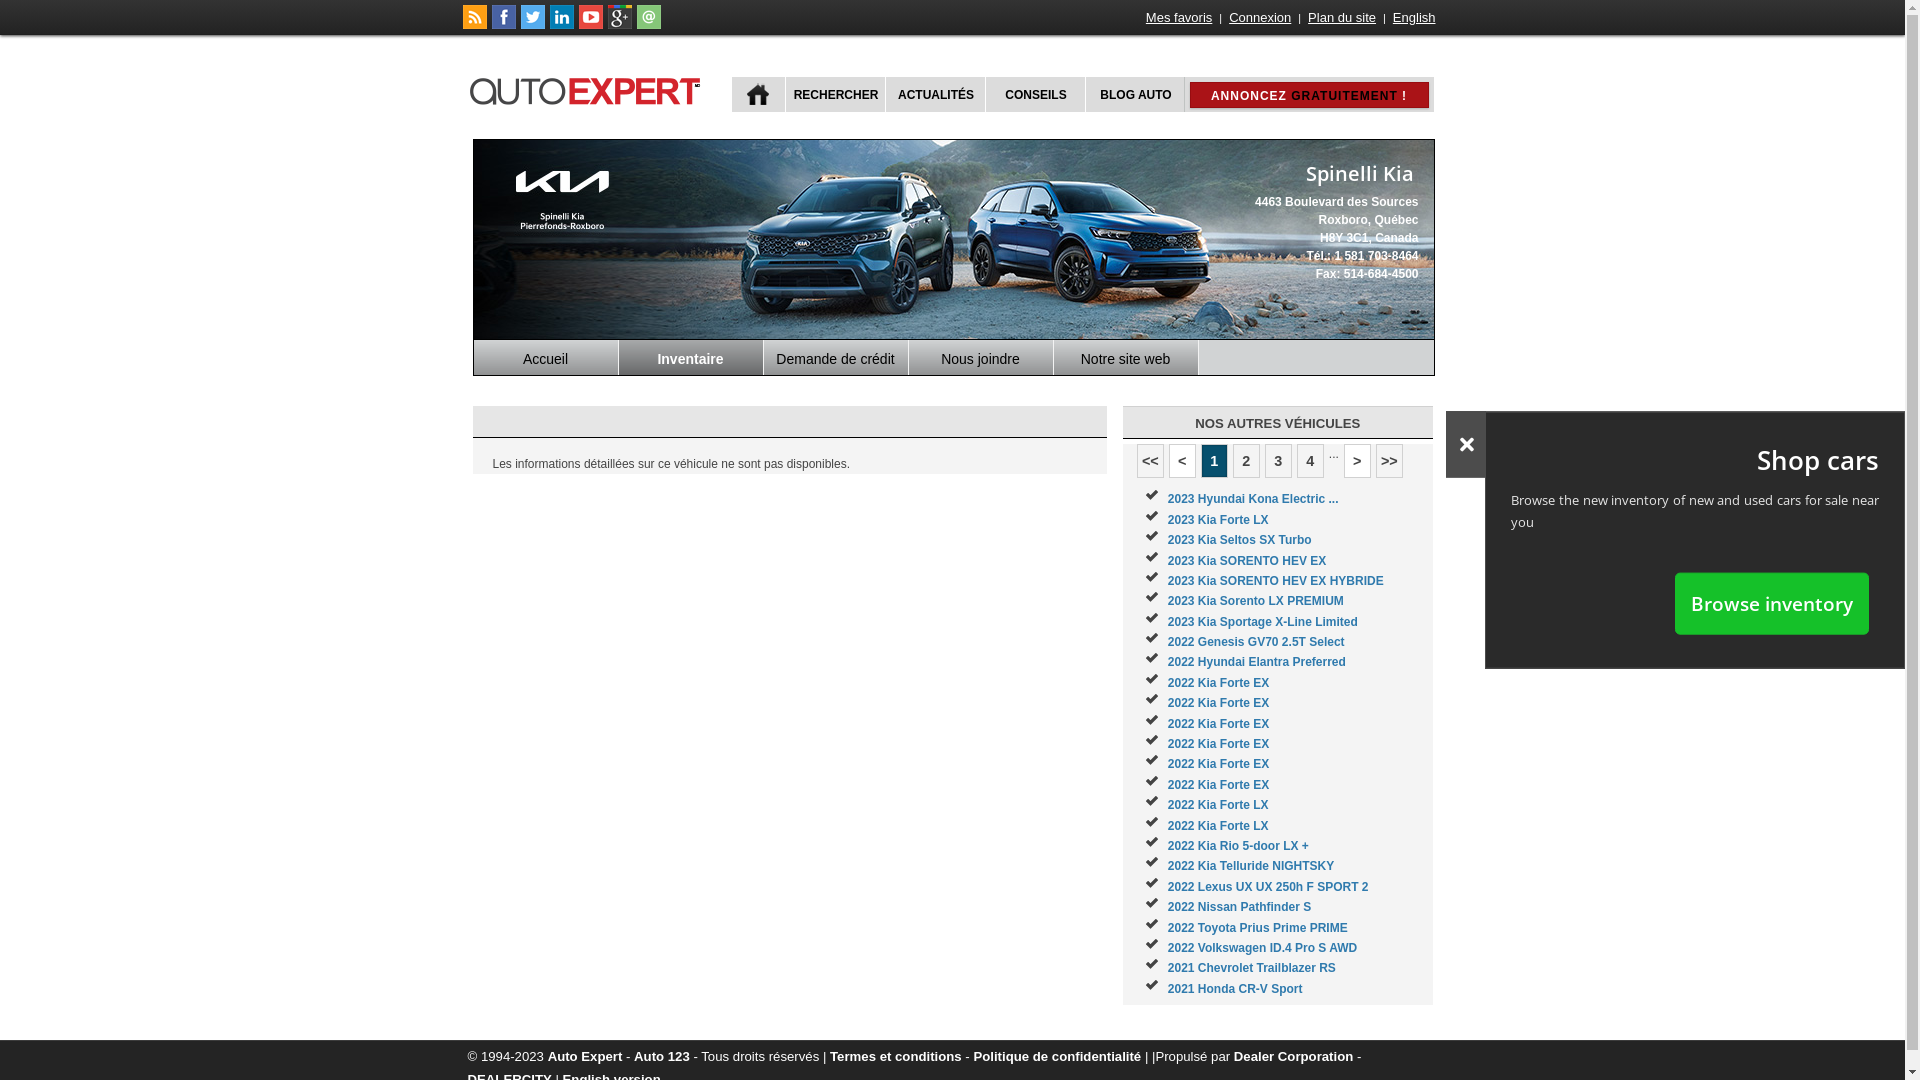 The height and width of the screenshot is (1080, 1920). What do you see at coordinates (1217, 784) in the screenshot?
I see `'2022 Kia Forte EX'` at bounding box center [1217, 784].